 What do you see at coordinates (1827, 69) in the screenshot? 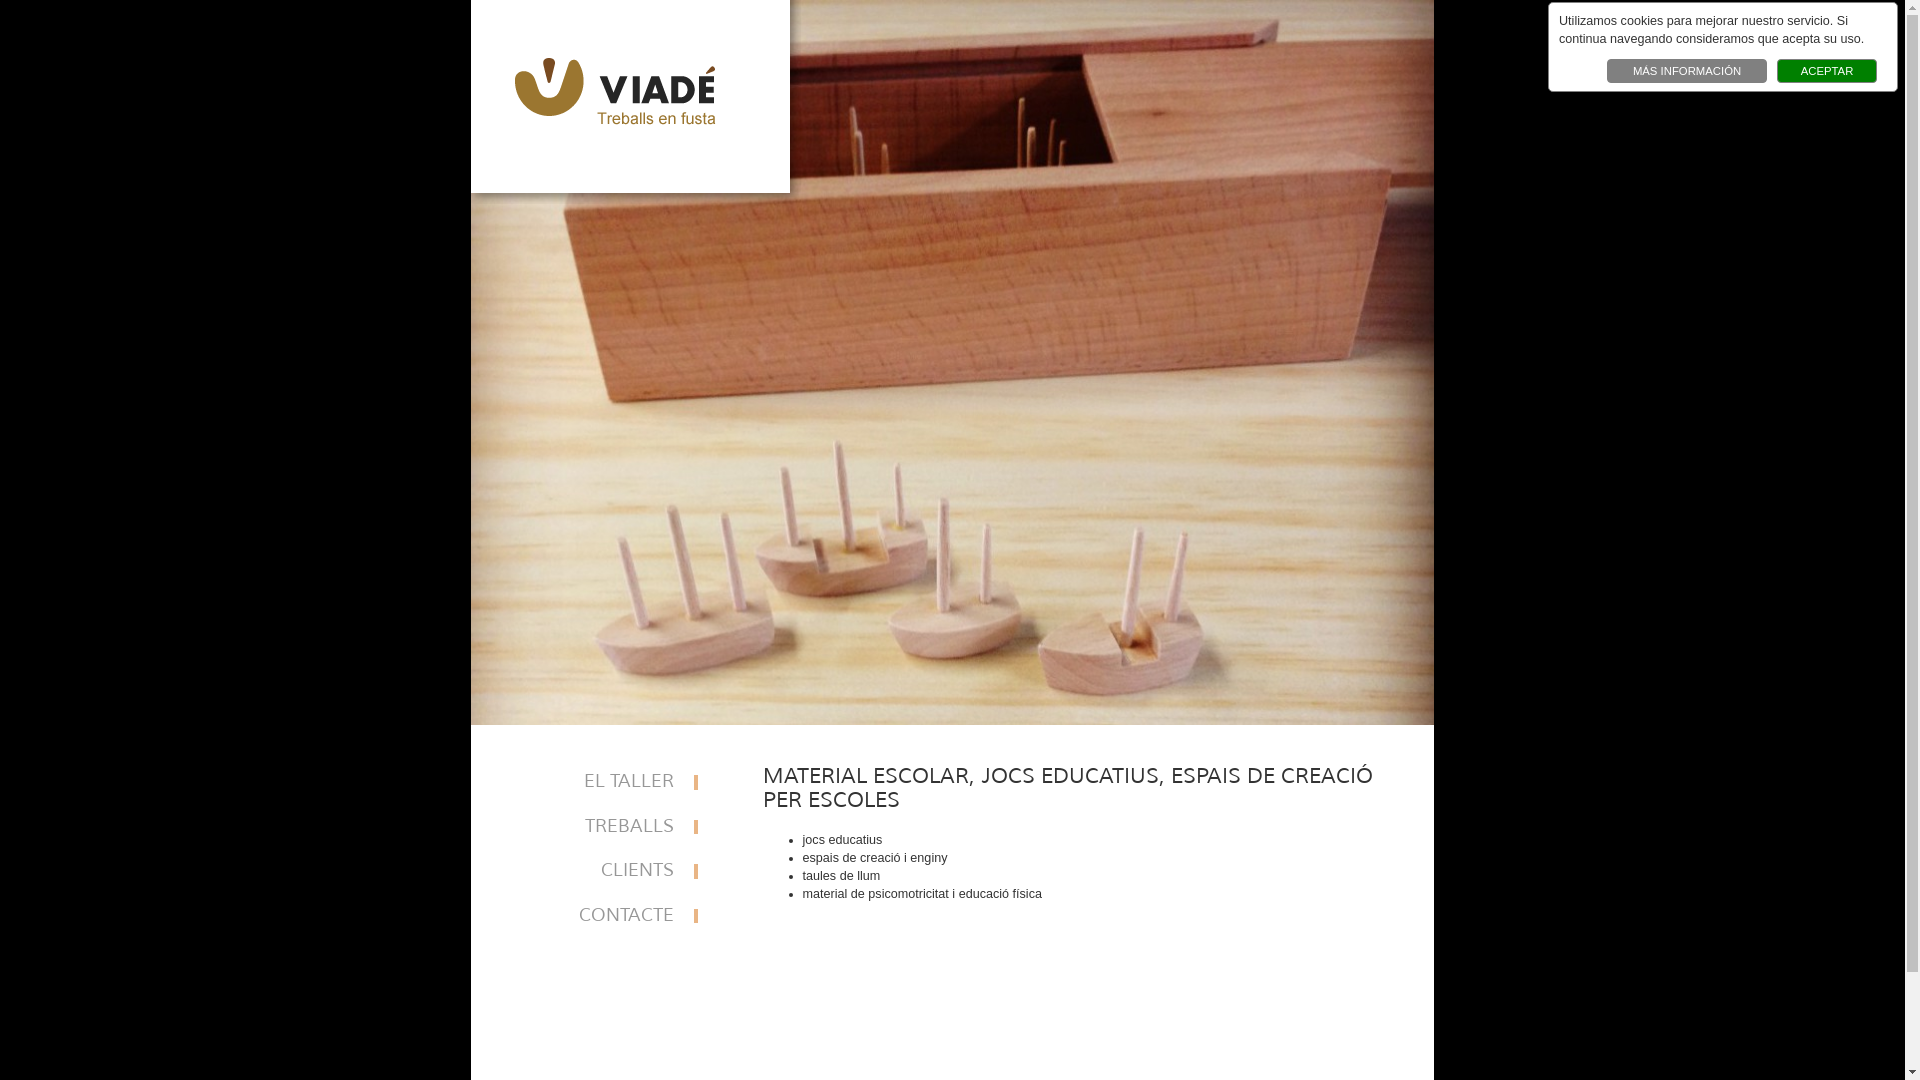
I see `'ACEPTAR'` at bounding box center [1827, 69].